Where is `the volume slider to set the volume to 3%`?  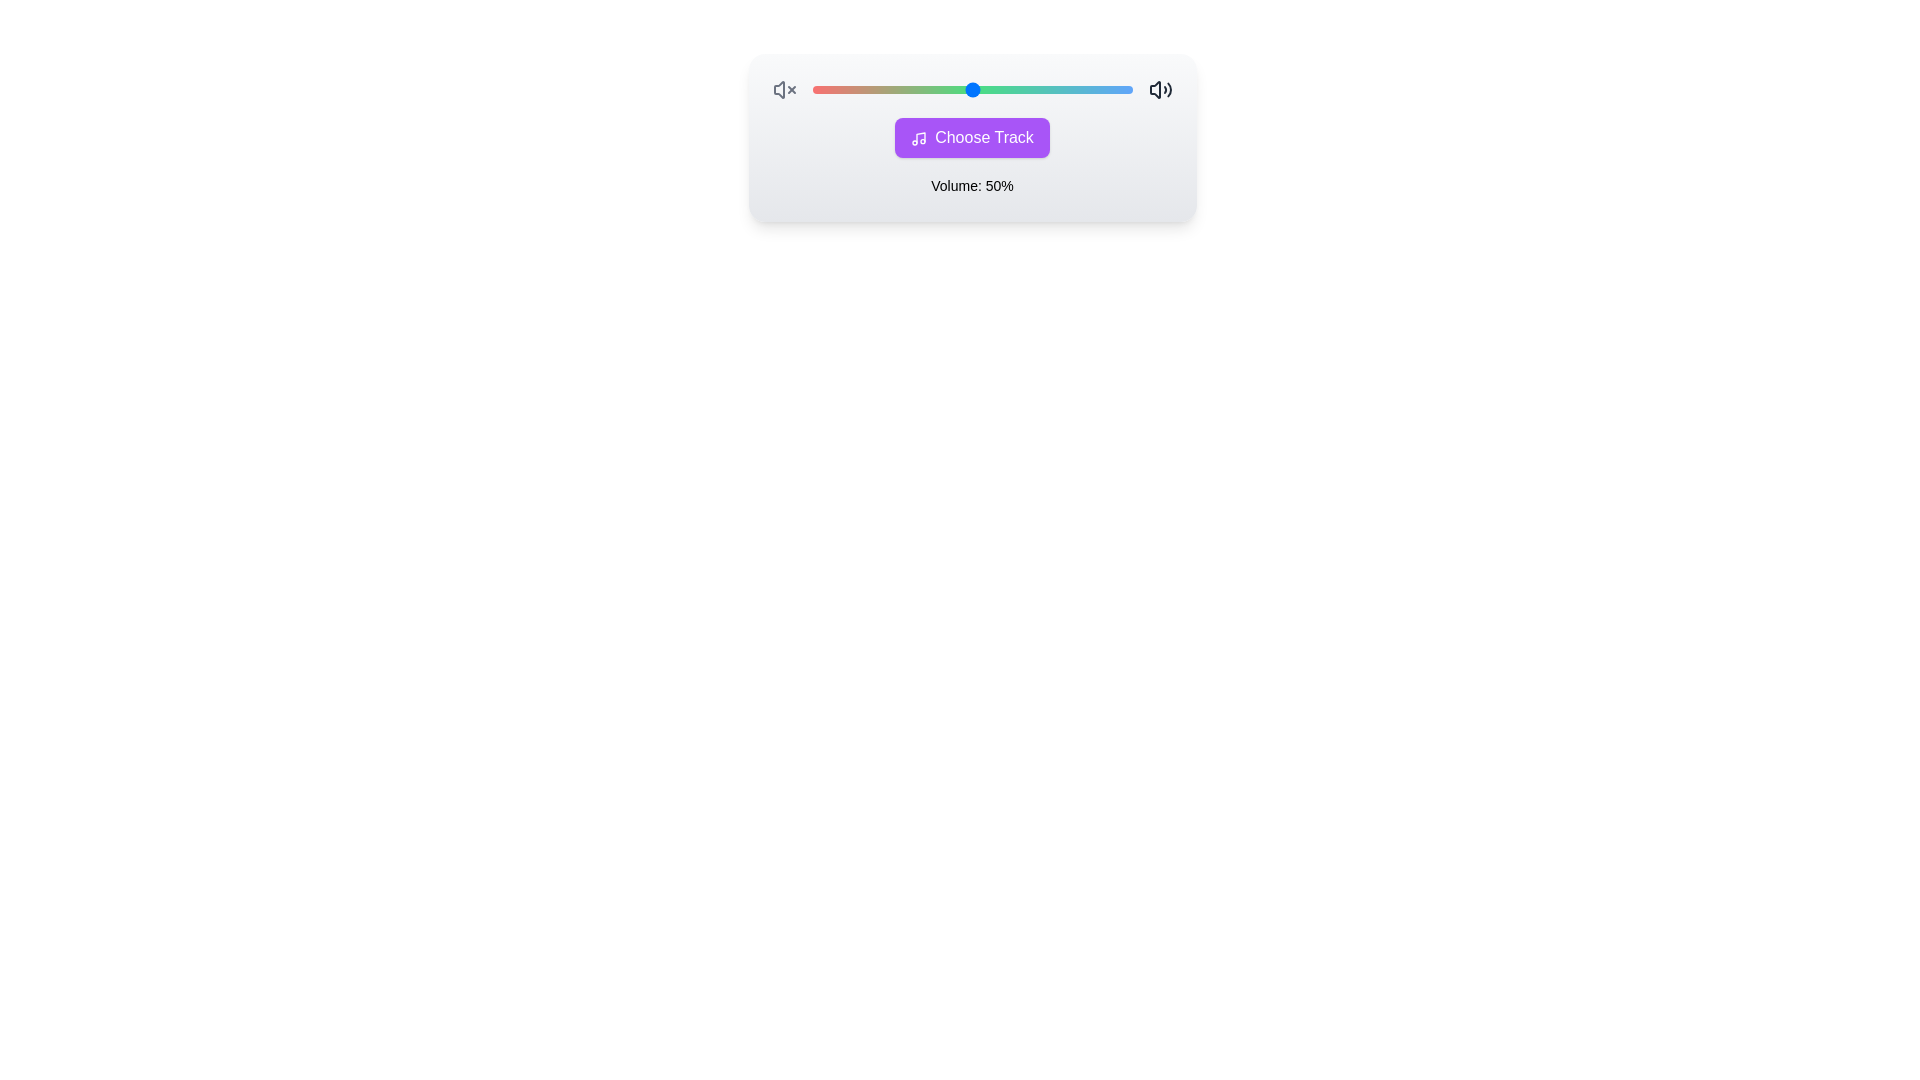
the volume slider to set the volume to 3% is located at coordinates (812, 88).